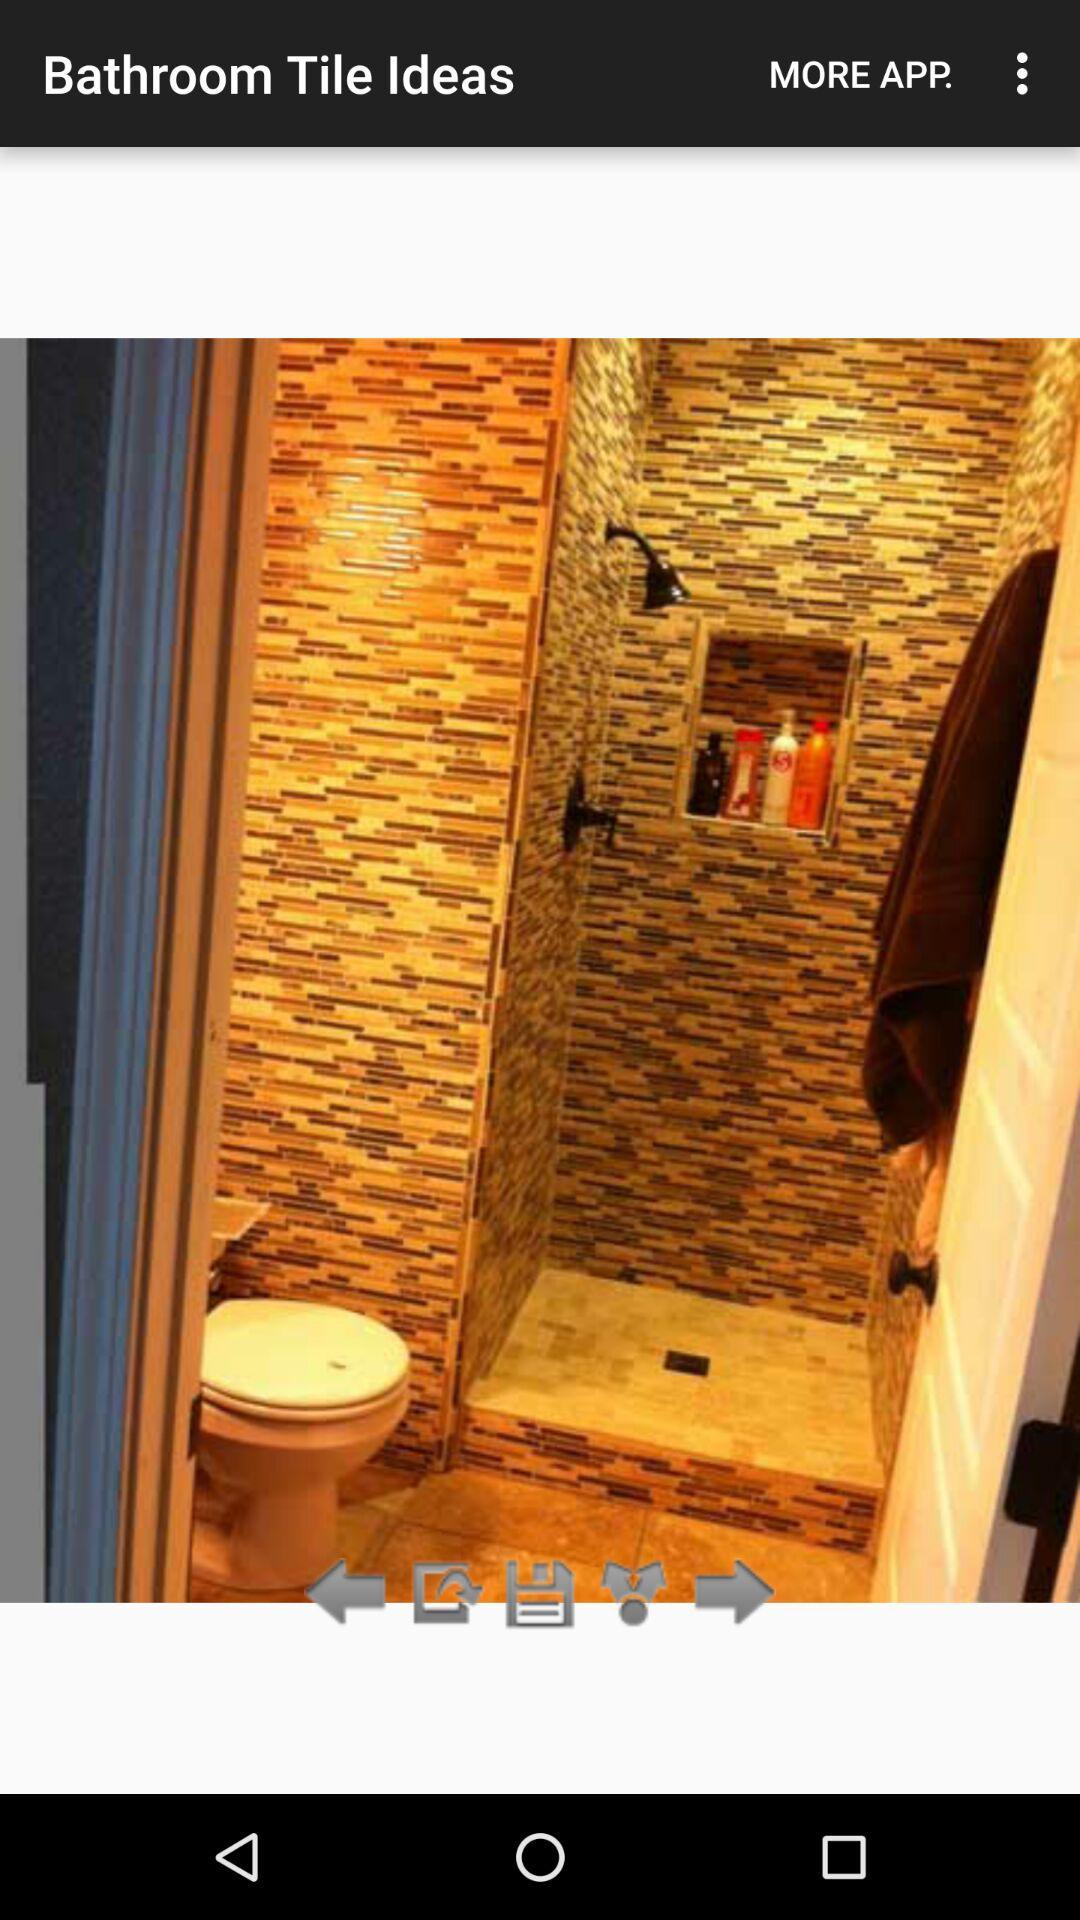 The image size is (1080, 1920). Describe the element at coordinates (350, 1593) in the screenshot. I see `go back` at that location.